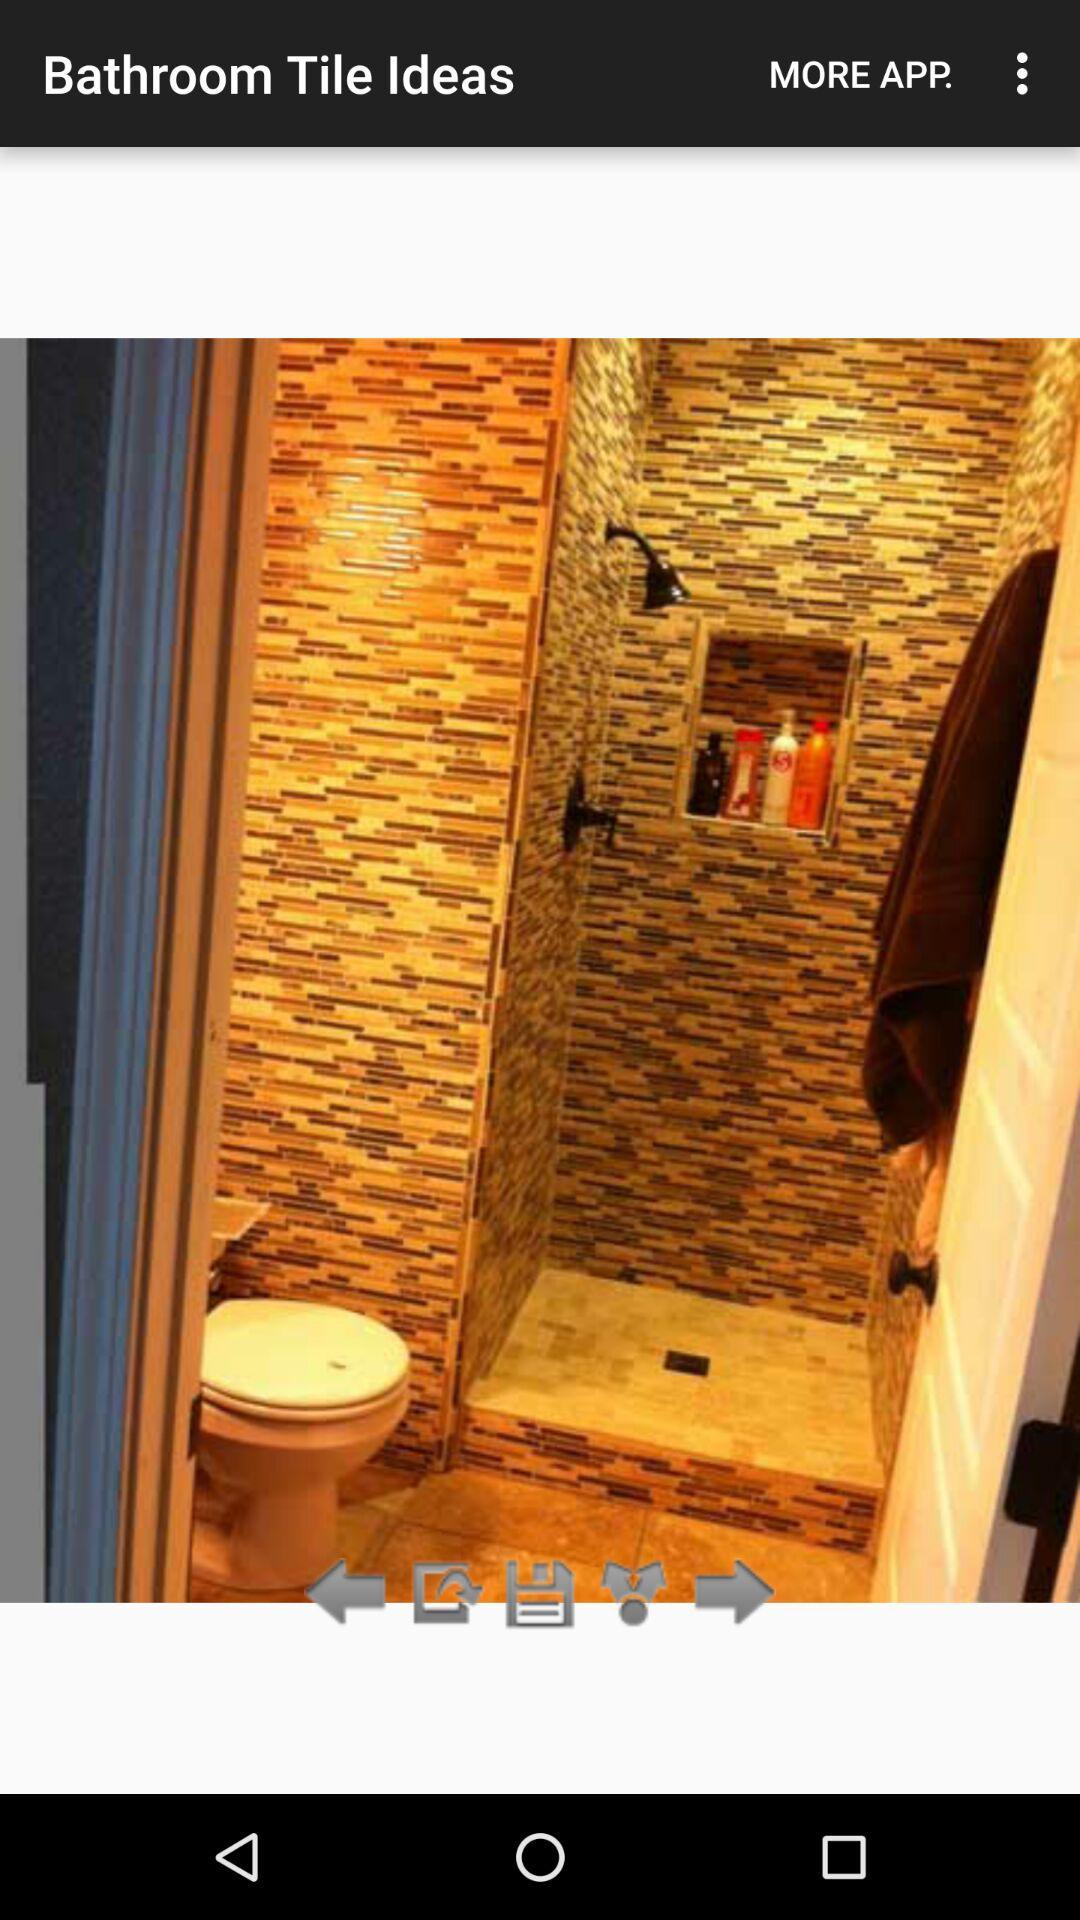 The image size is (1080, 1920). Describe the element at coordinates (350, 1593) in the screenshot. I see `go back` at that location.